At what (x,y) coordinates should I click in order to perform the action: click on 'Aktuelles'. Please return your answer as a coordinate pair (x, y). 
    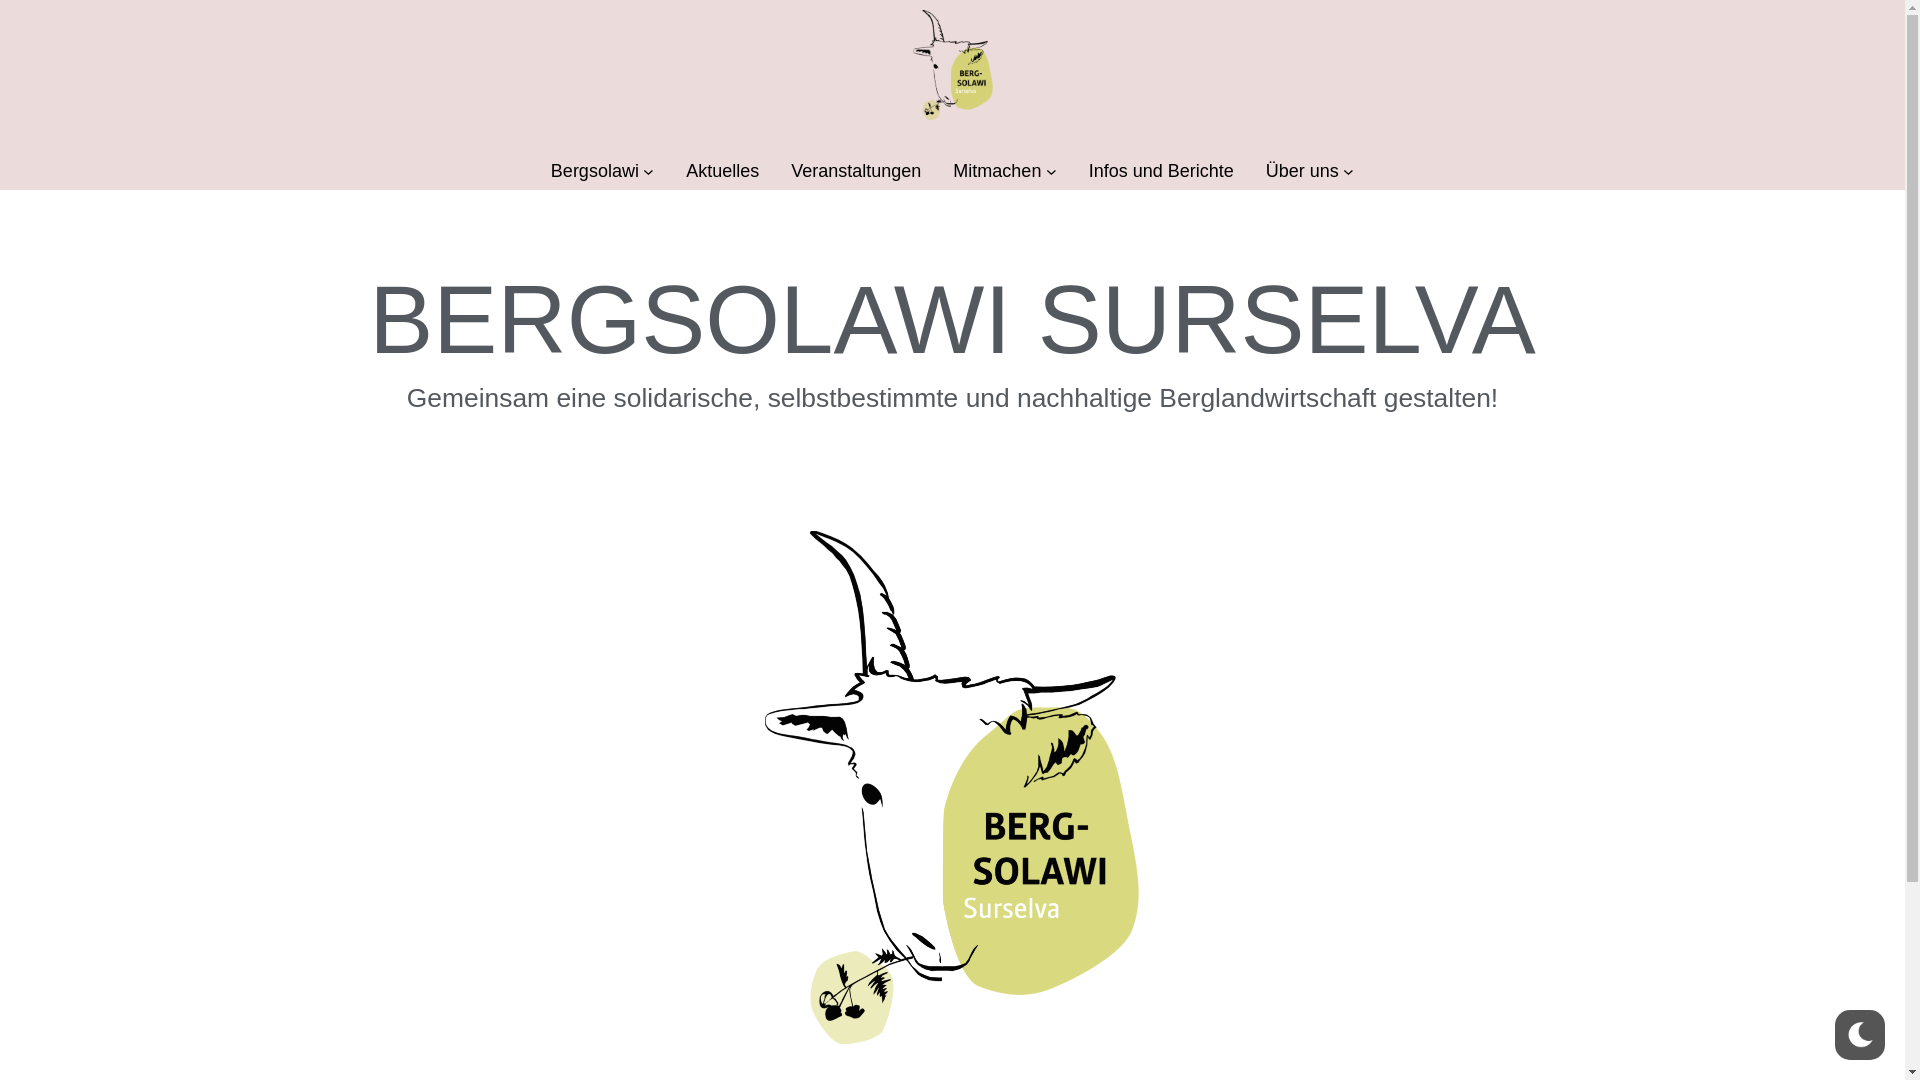
    Looking at the image, I should click on (686, 169).